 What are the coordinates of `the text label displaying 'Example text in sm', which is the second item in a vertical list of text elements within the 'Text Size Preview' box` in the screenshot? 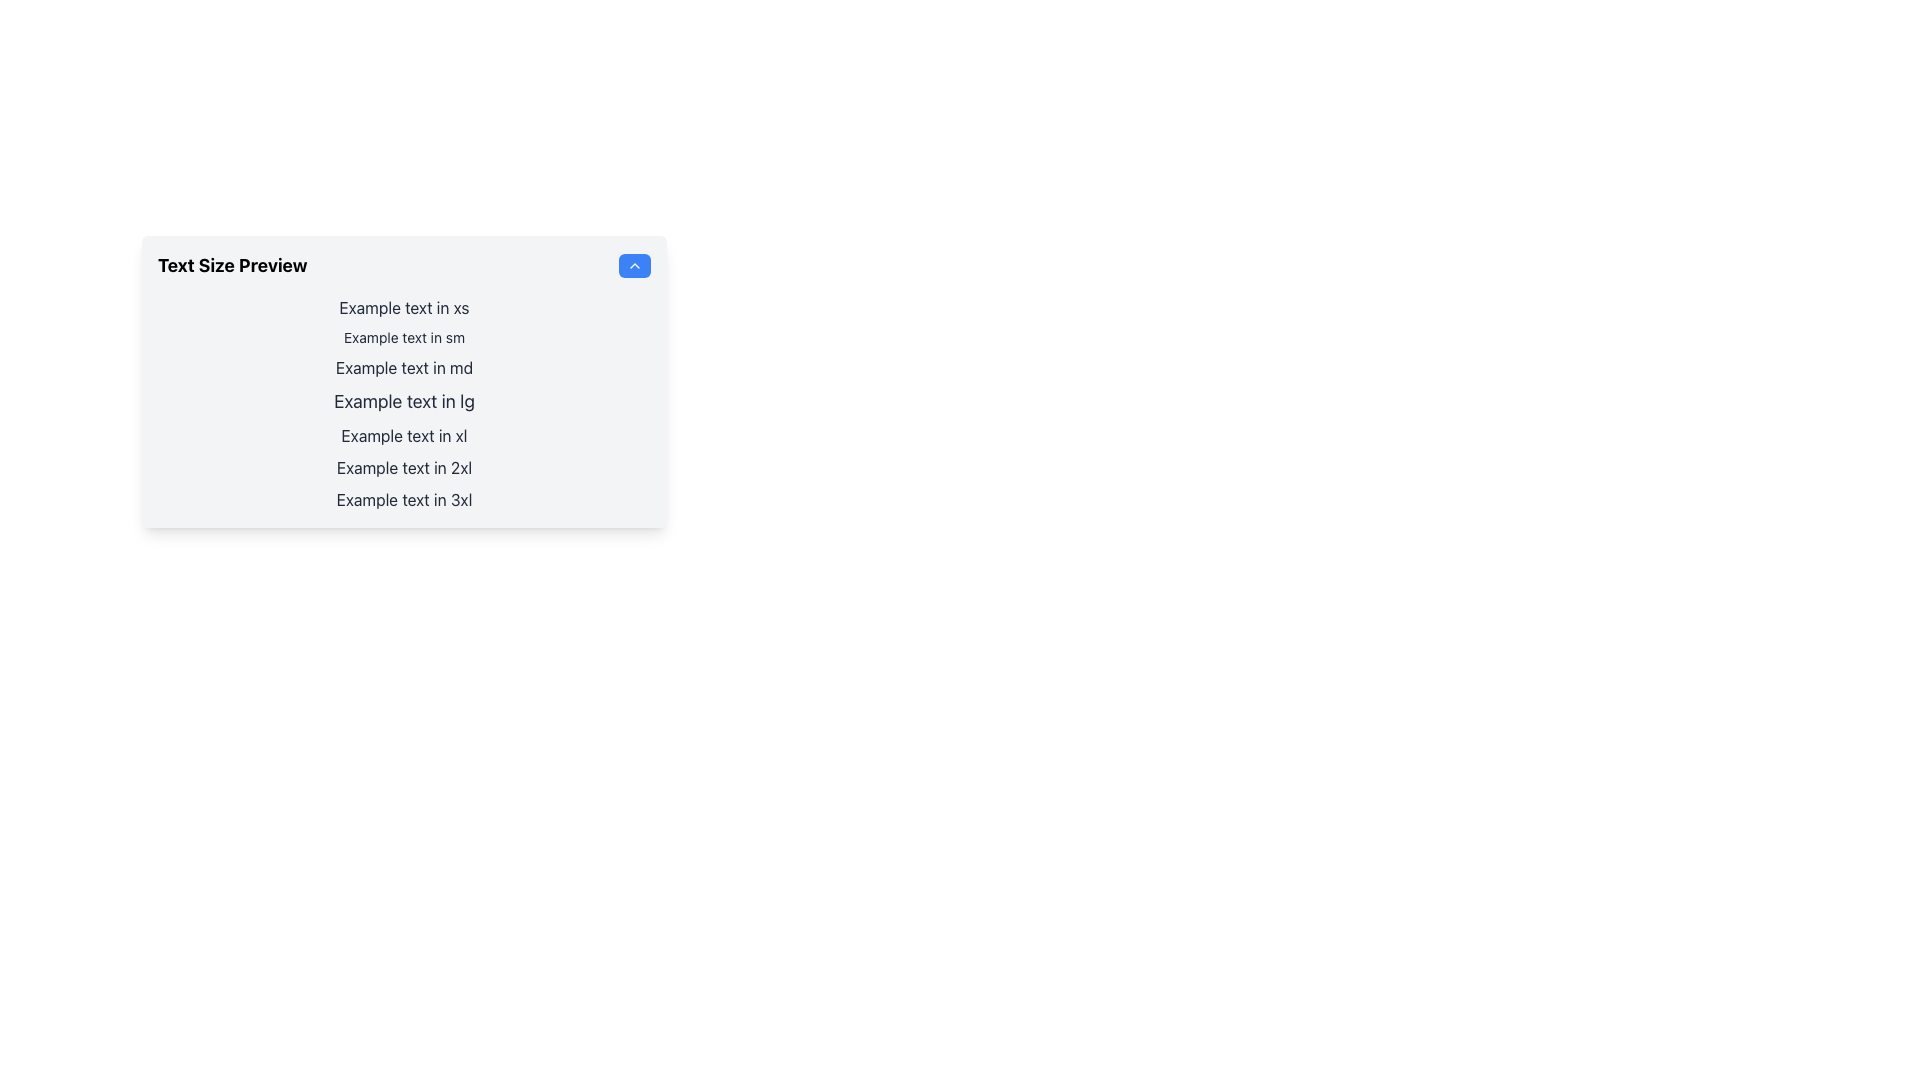 It's located at (403, 337).